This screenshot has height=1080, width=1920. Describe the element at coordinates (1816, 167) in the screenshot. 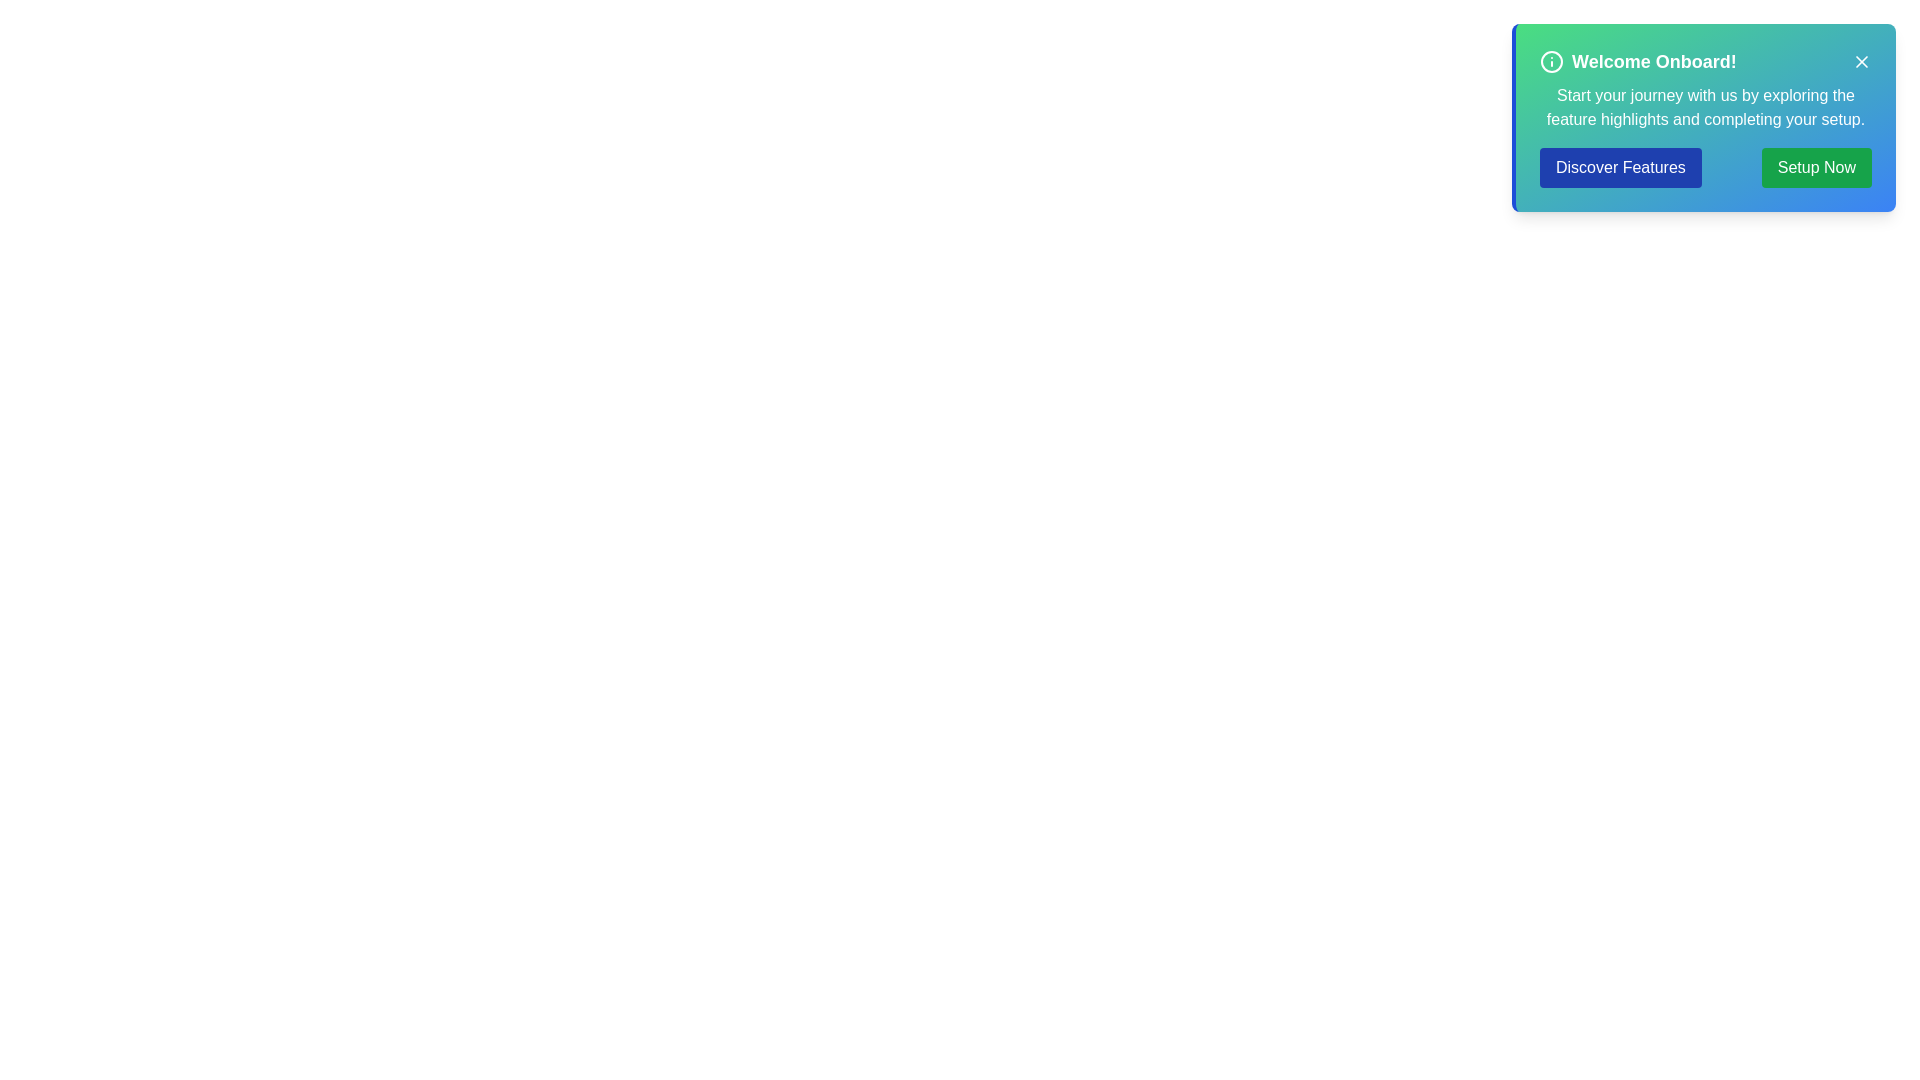

I see `the 'Setup Now' button to open the setup guide` at that location.